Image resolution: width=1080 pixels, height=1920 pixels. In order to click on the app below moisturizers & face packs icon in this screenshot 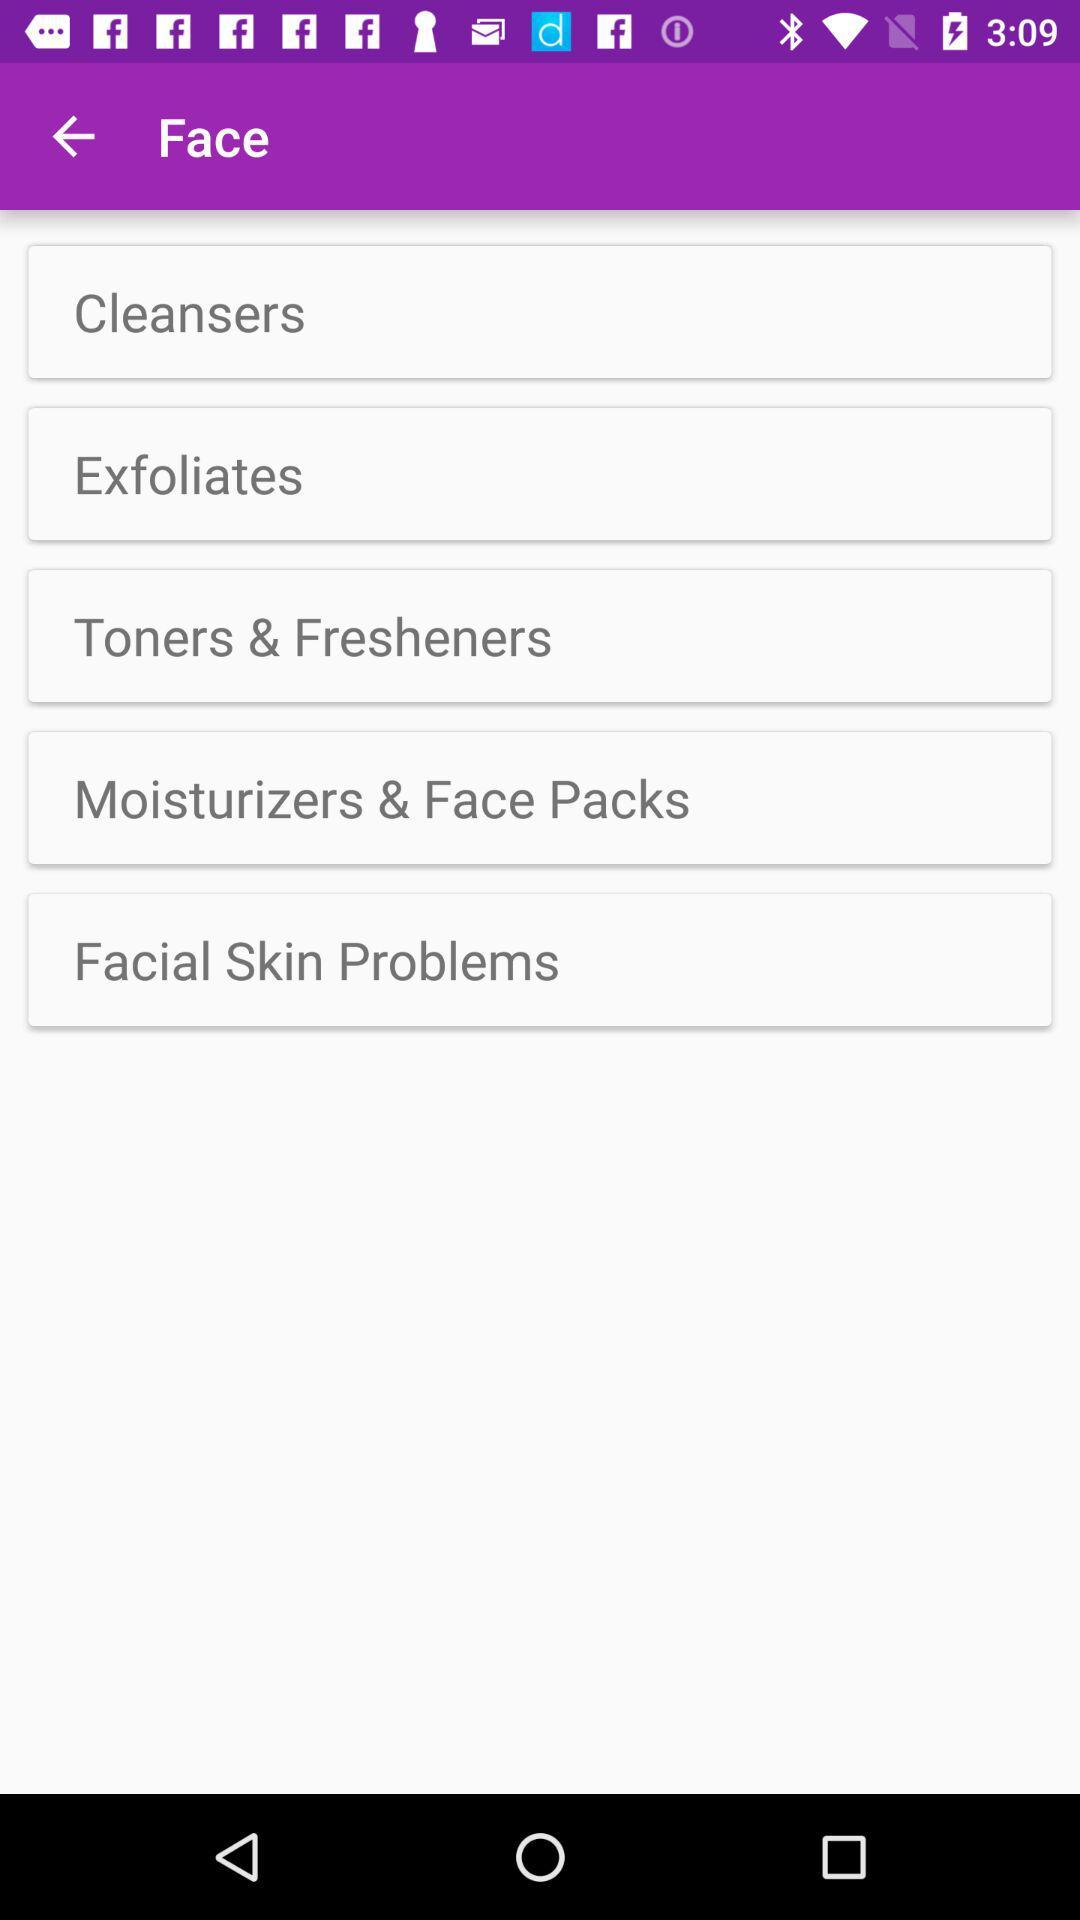, I will do `click(540, 960)`.